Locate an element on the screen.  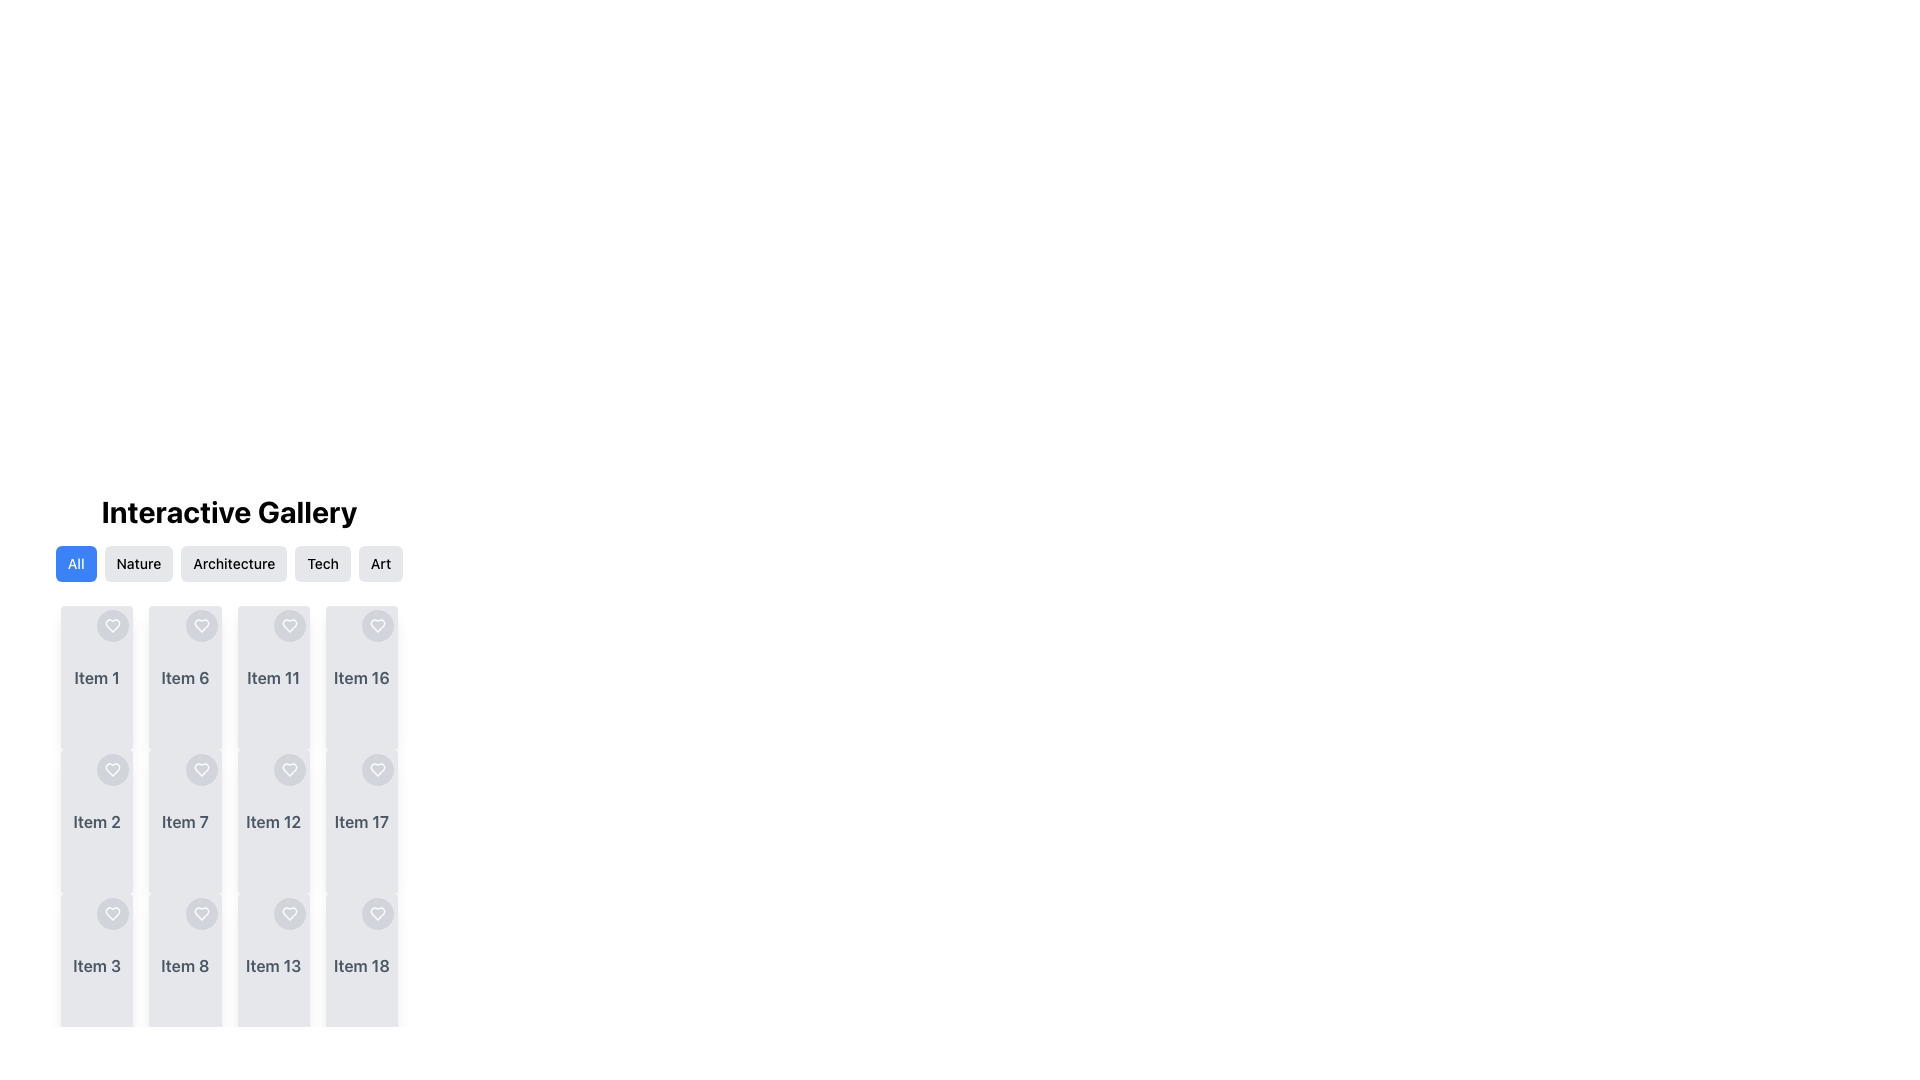
the heart icon button, which is the fourth from the left and third from the top within a grid of similar icons is located at coordinates (201, 914).